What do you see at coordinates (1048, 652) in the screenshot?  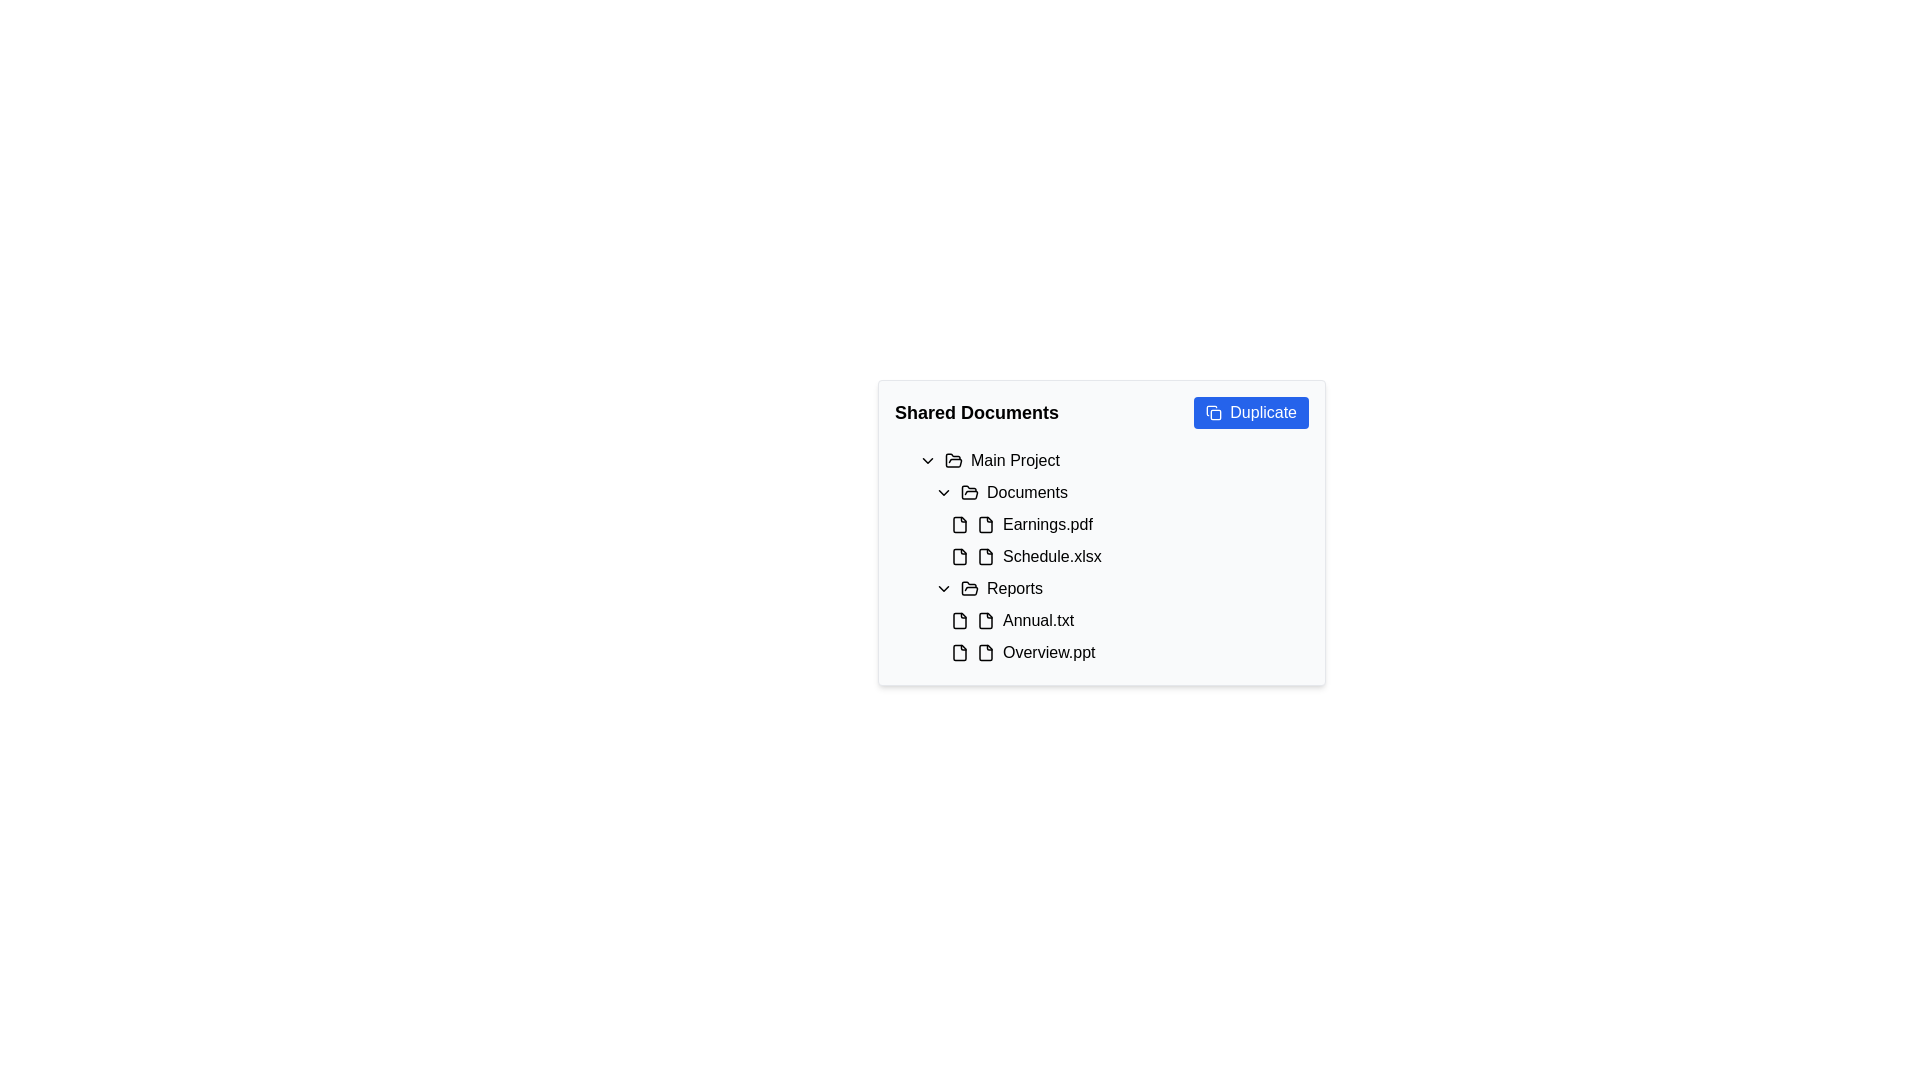 I see `the text label titled 'Overview.ppt' in the file list under the 'Reports' folder` at bounding box center [1048, 652].